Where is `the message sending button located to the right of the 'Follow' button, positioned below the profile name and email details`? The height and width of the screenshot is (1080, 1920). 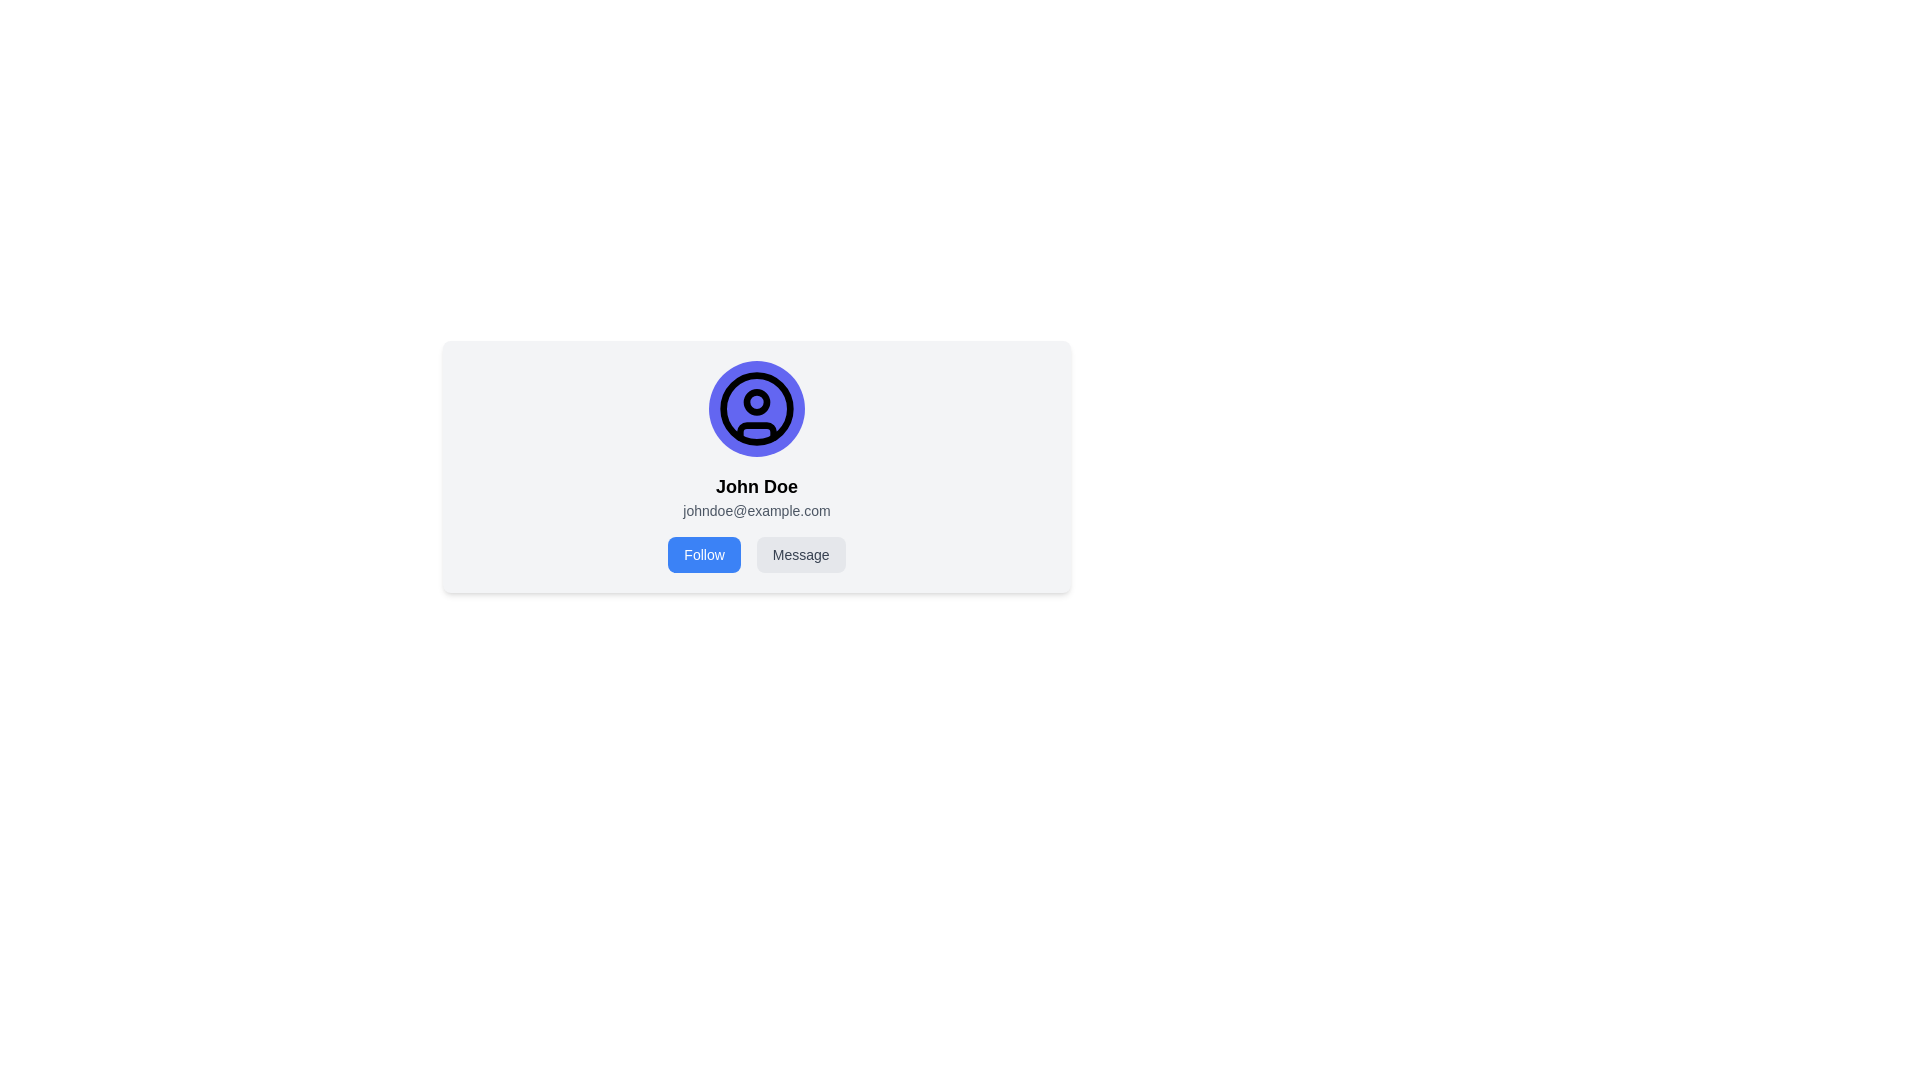 the message sending button located to the right of the 'Follow' button, positioned below the profile name and email details is located at coordinates (801, 555).